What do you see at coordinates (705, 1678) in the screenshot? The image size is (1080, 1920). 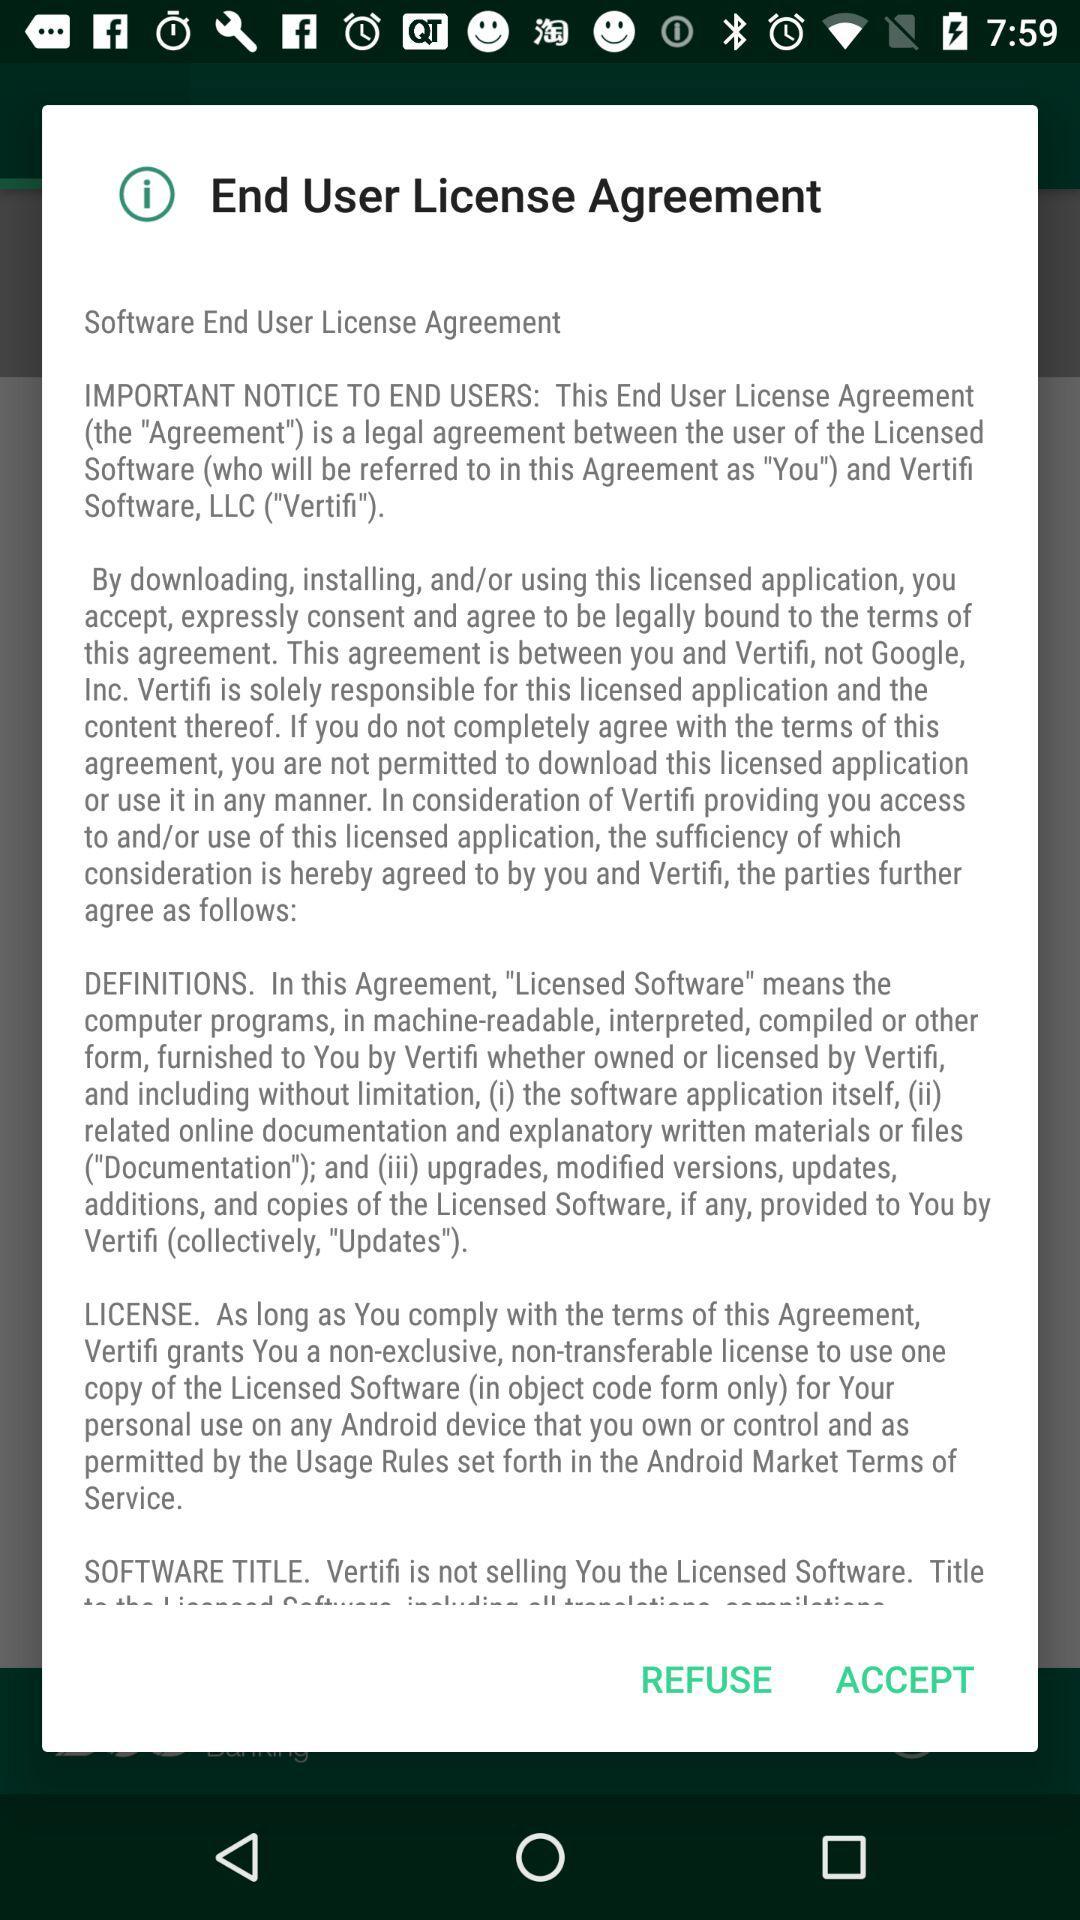 I see `refuse icon` at bounding box center [705, 1678].